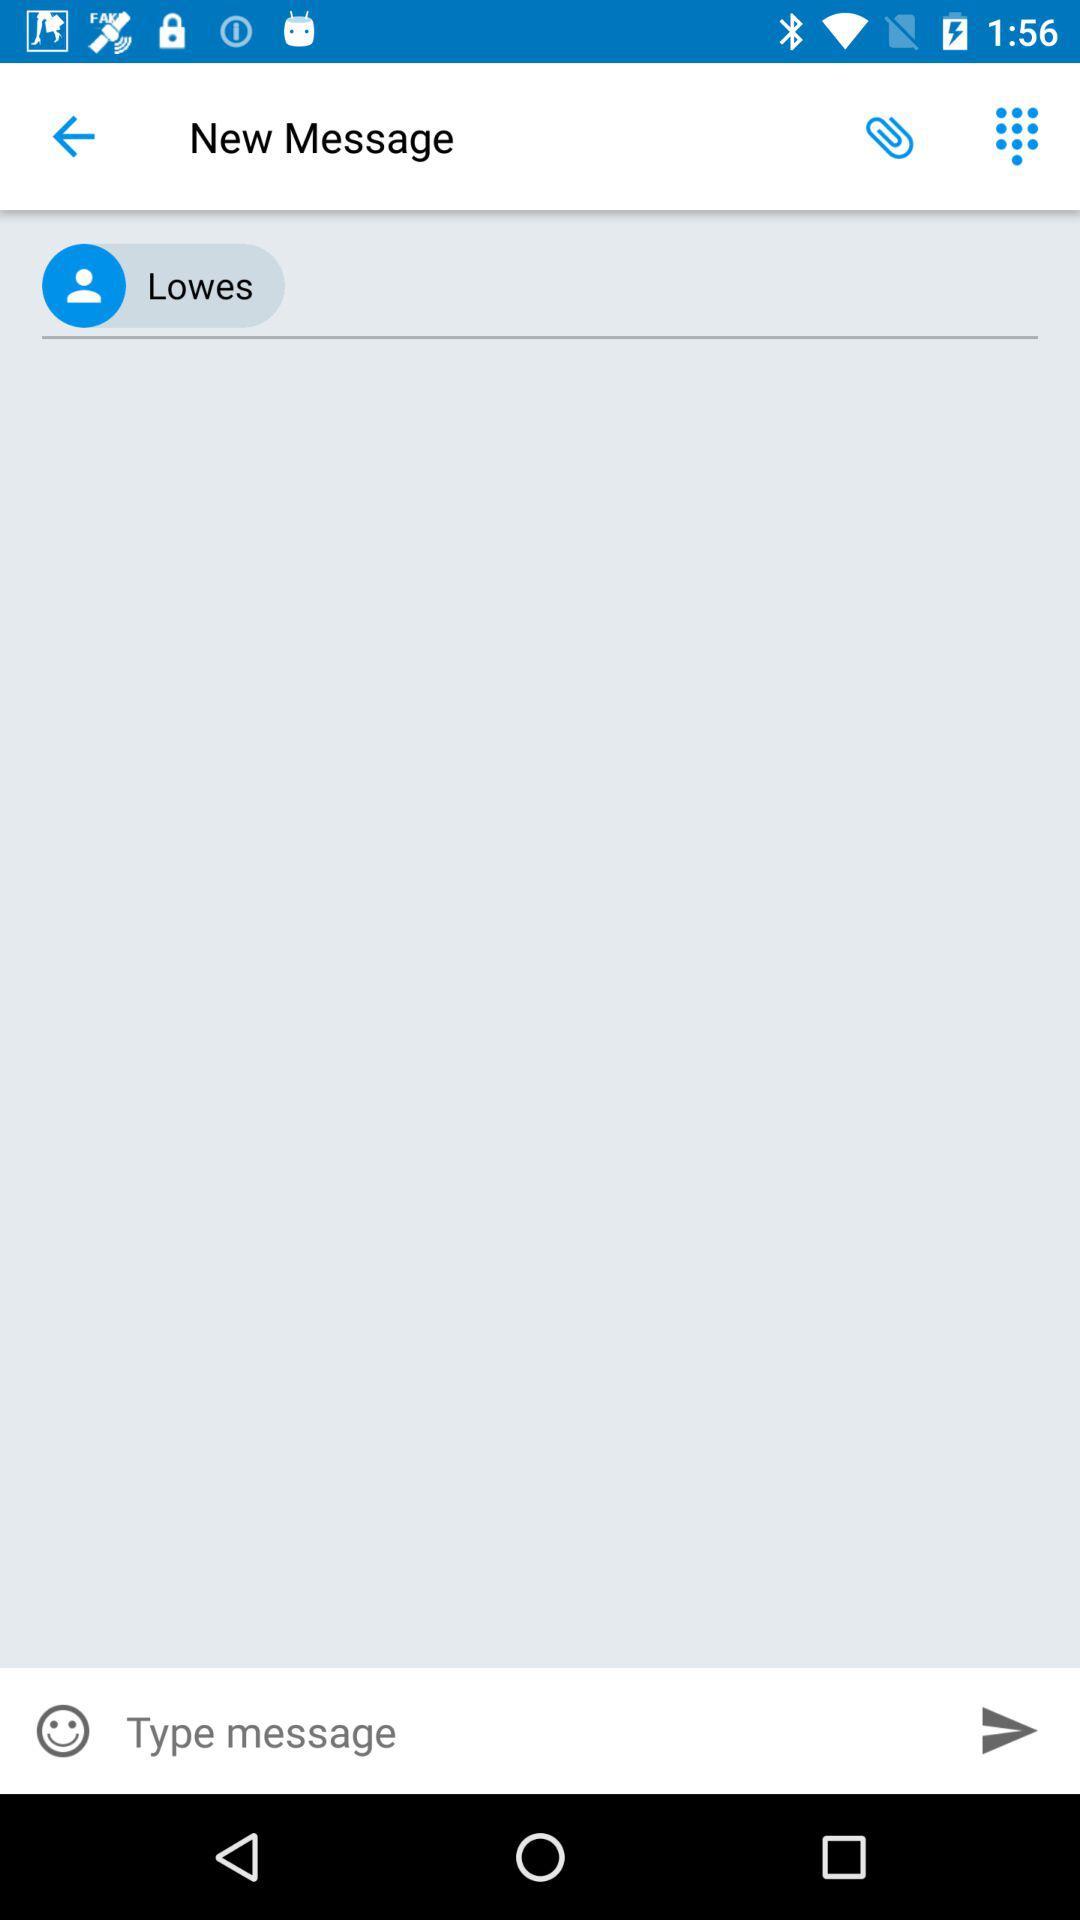  Describe the element at coordinates (1017, 135) in the screenshot. I see `the item above (415) 486-8611,  item` at that location.